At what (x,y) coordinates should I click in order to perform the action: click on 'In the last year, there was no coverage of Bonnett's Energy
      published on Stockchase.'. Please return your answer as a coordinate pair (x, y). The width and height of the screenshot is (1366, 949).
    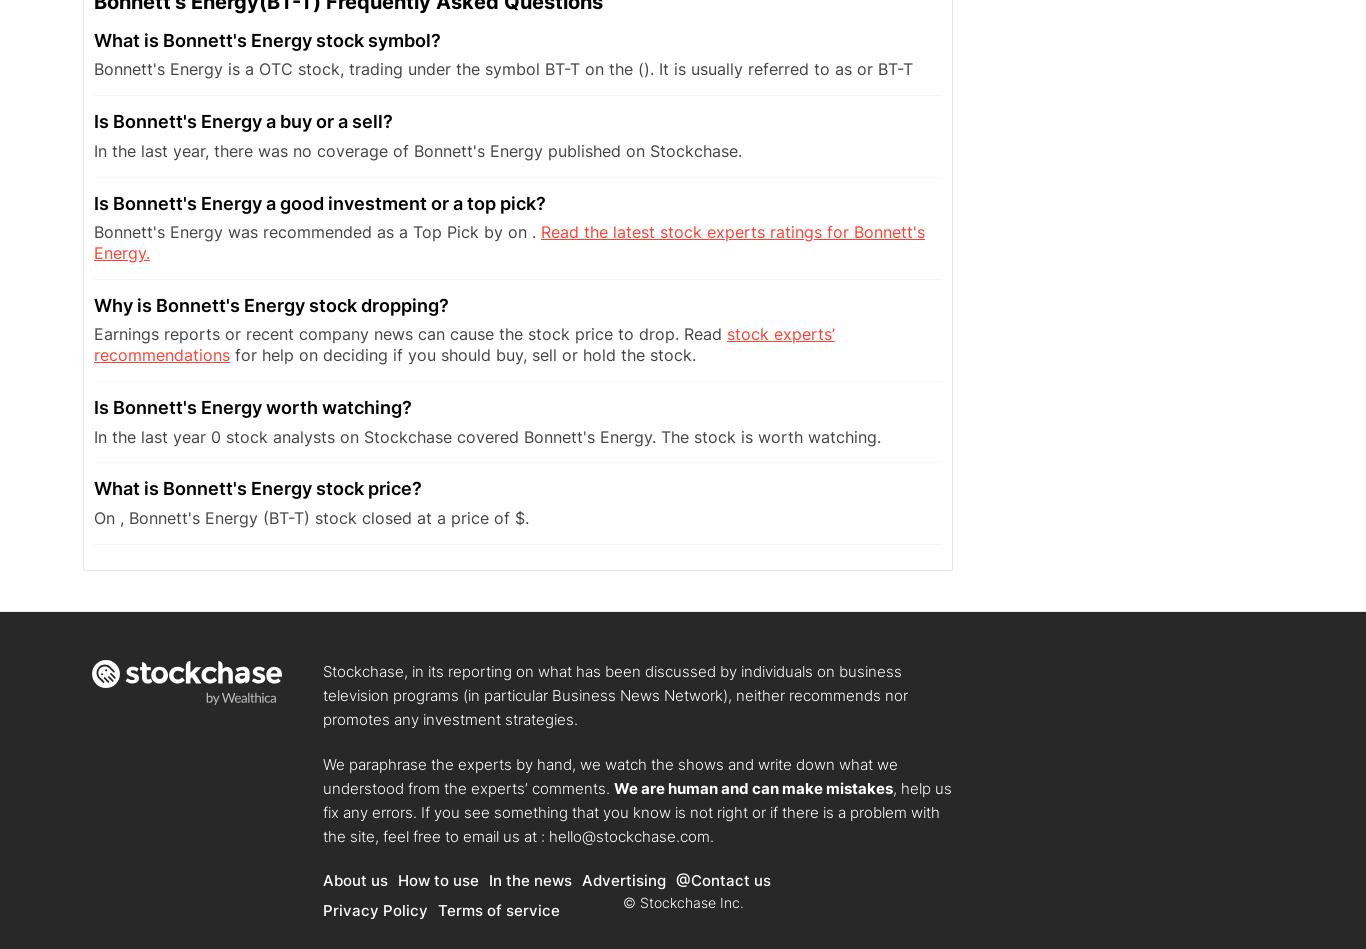
    Looking at the image, I should click on (416, 150).